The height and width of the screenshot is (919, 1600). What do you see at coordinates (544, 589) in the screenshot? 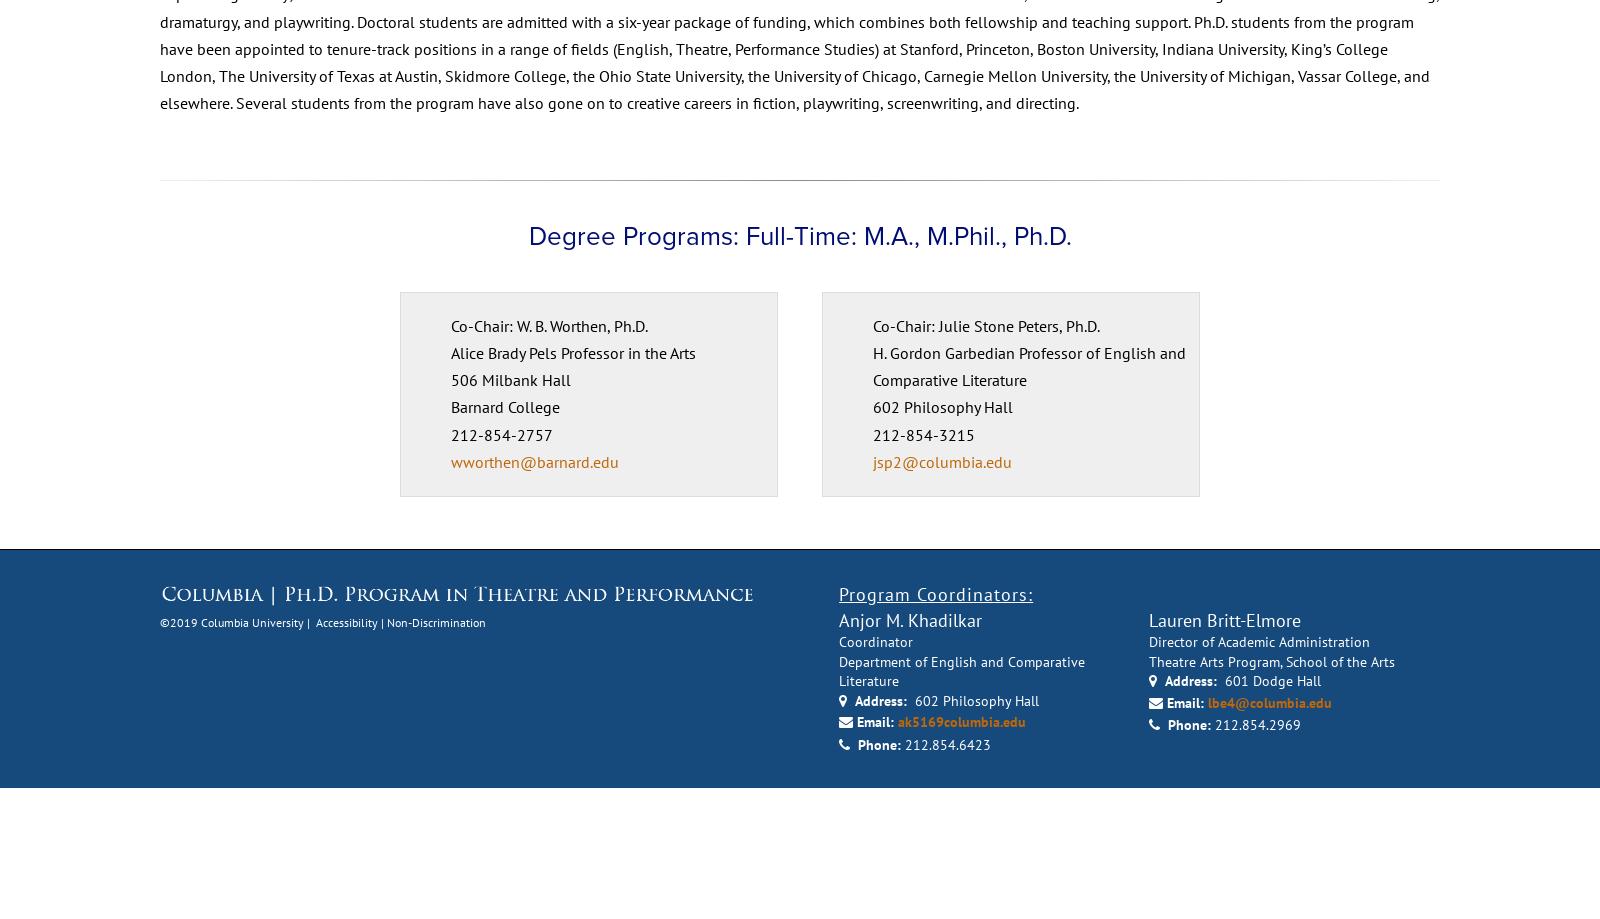
I see `'wworthen@barnard.edu'` at bounding box center [544, 589].